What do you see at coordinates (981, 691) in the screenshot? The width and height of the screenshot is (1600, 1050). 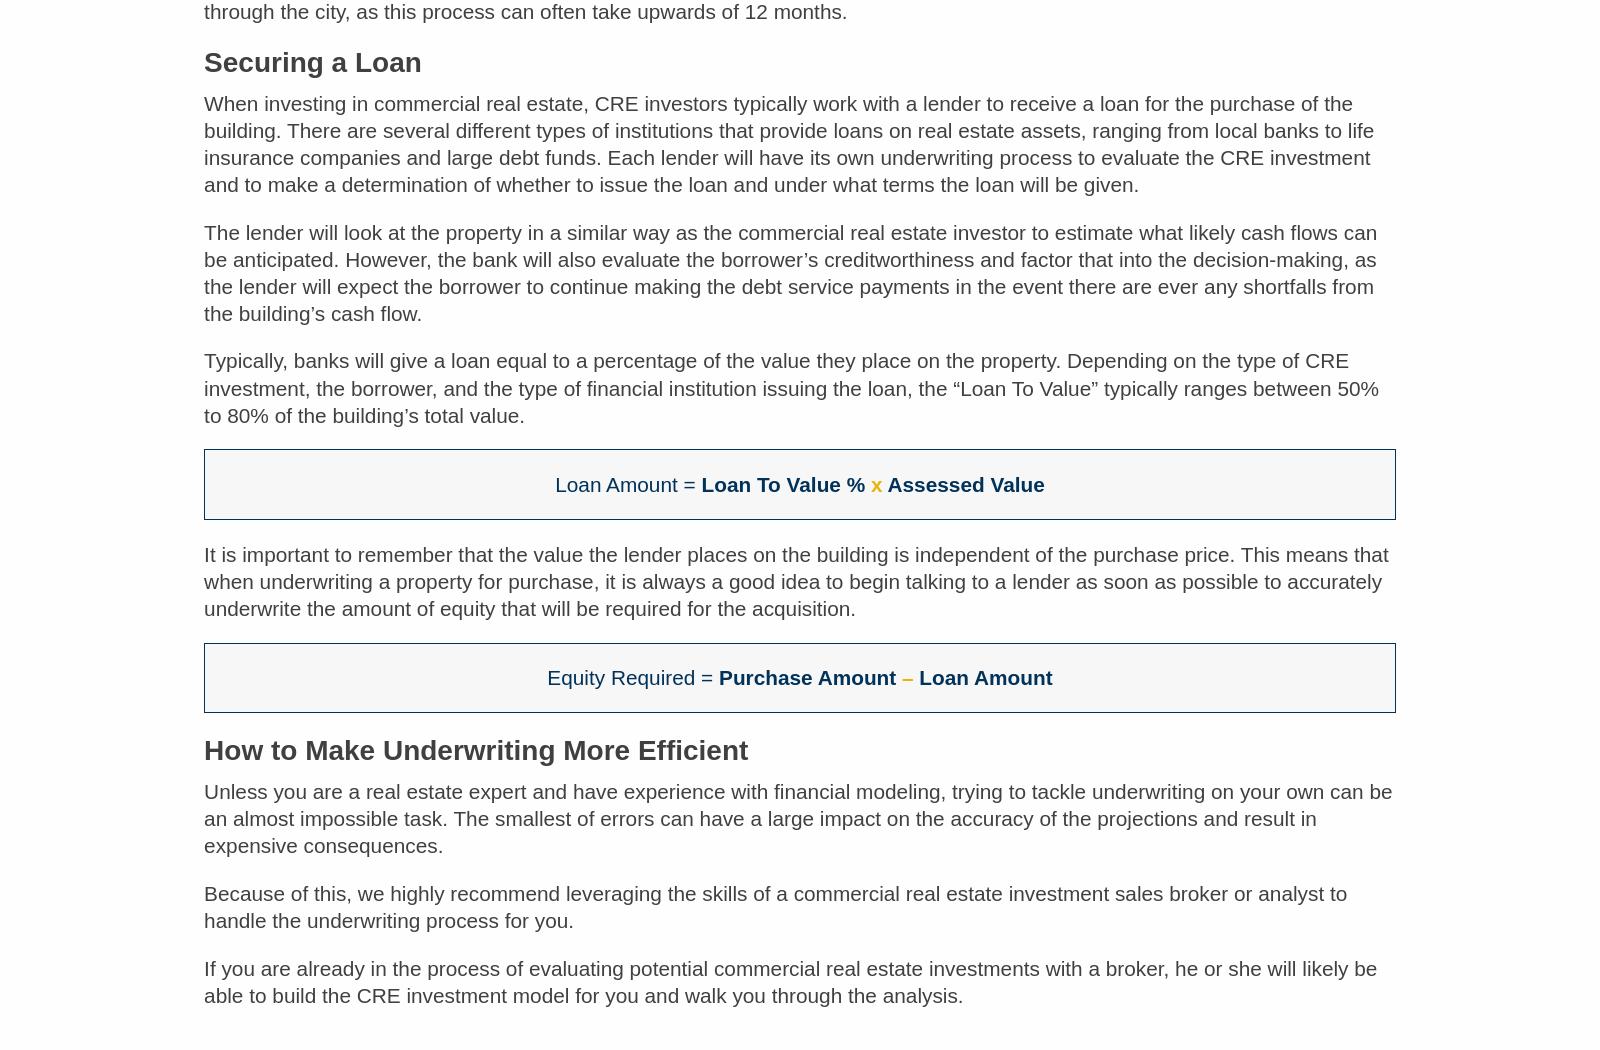 I see `'Loan Amount'` at bounding box center [981, 691].